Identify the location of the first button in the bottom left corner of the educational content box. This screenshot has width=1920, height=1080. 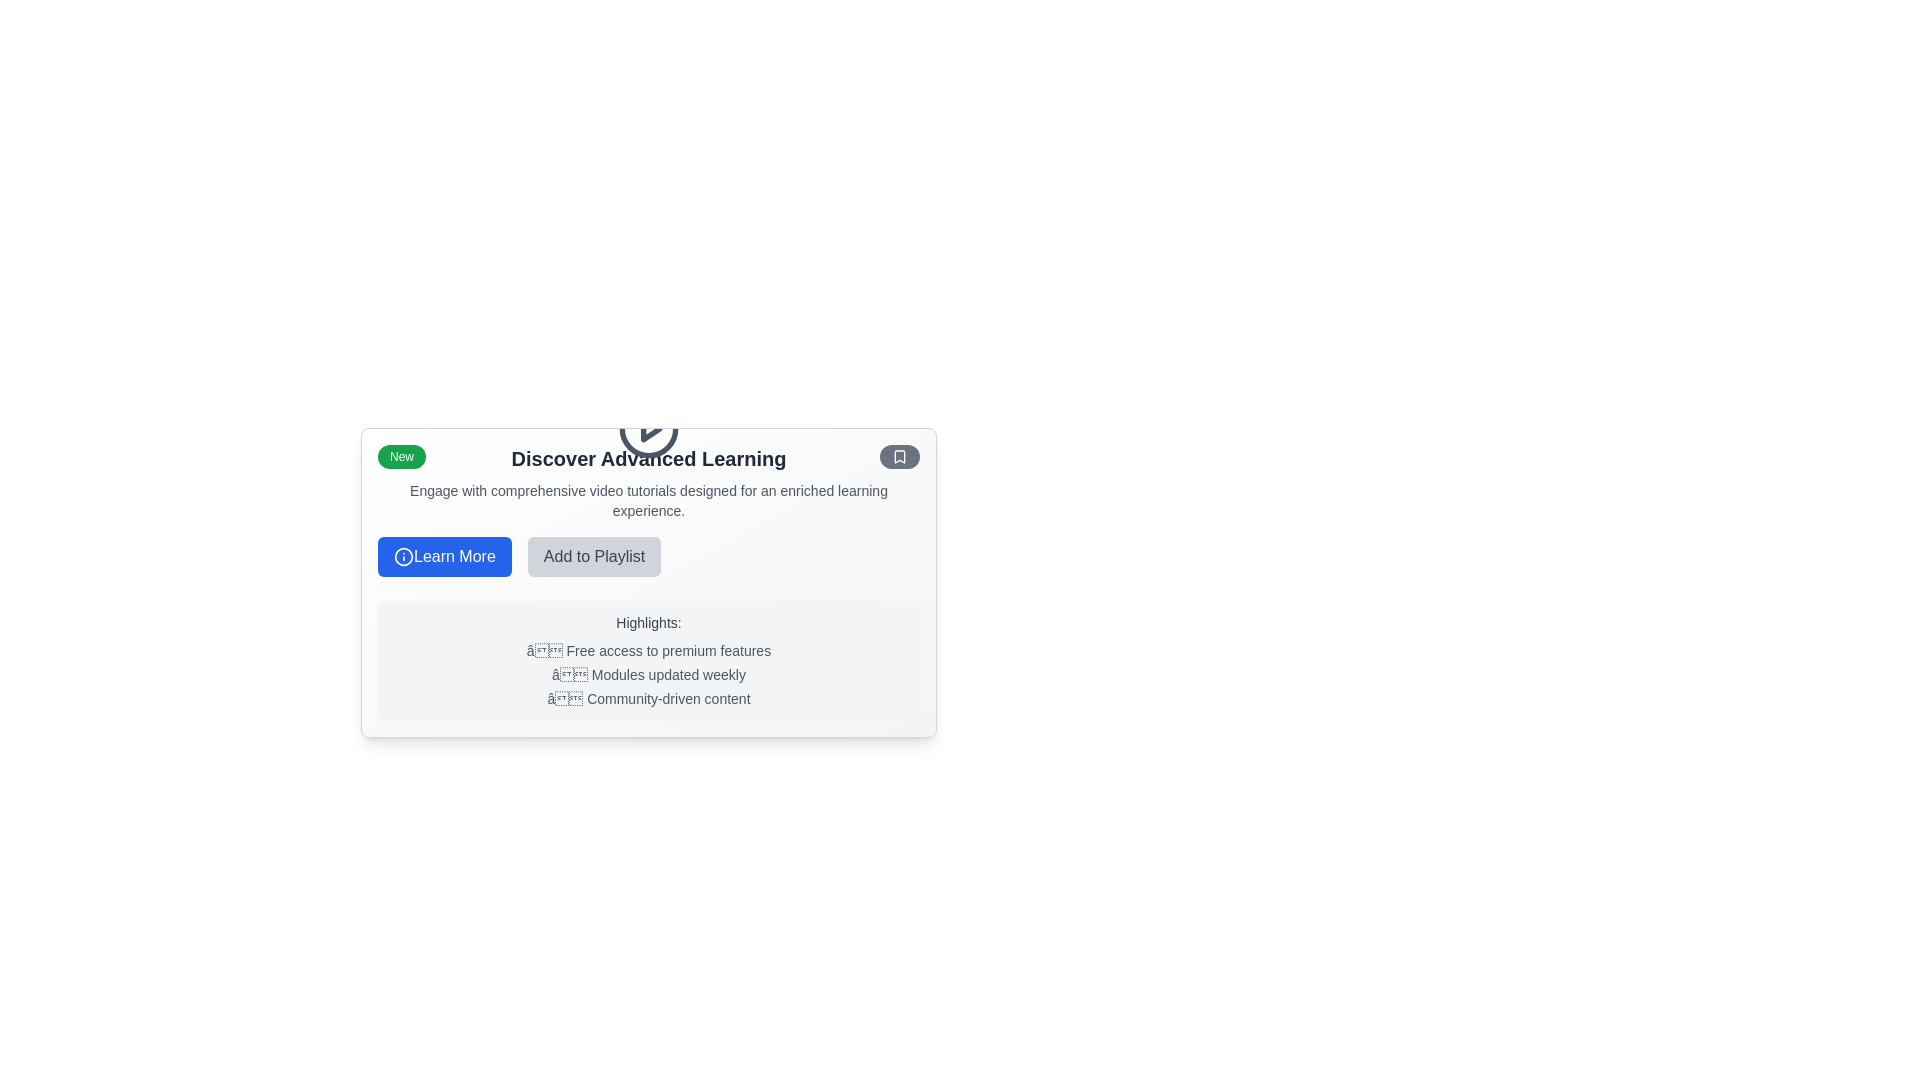
(443, 556).